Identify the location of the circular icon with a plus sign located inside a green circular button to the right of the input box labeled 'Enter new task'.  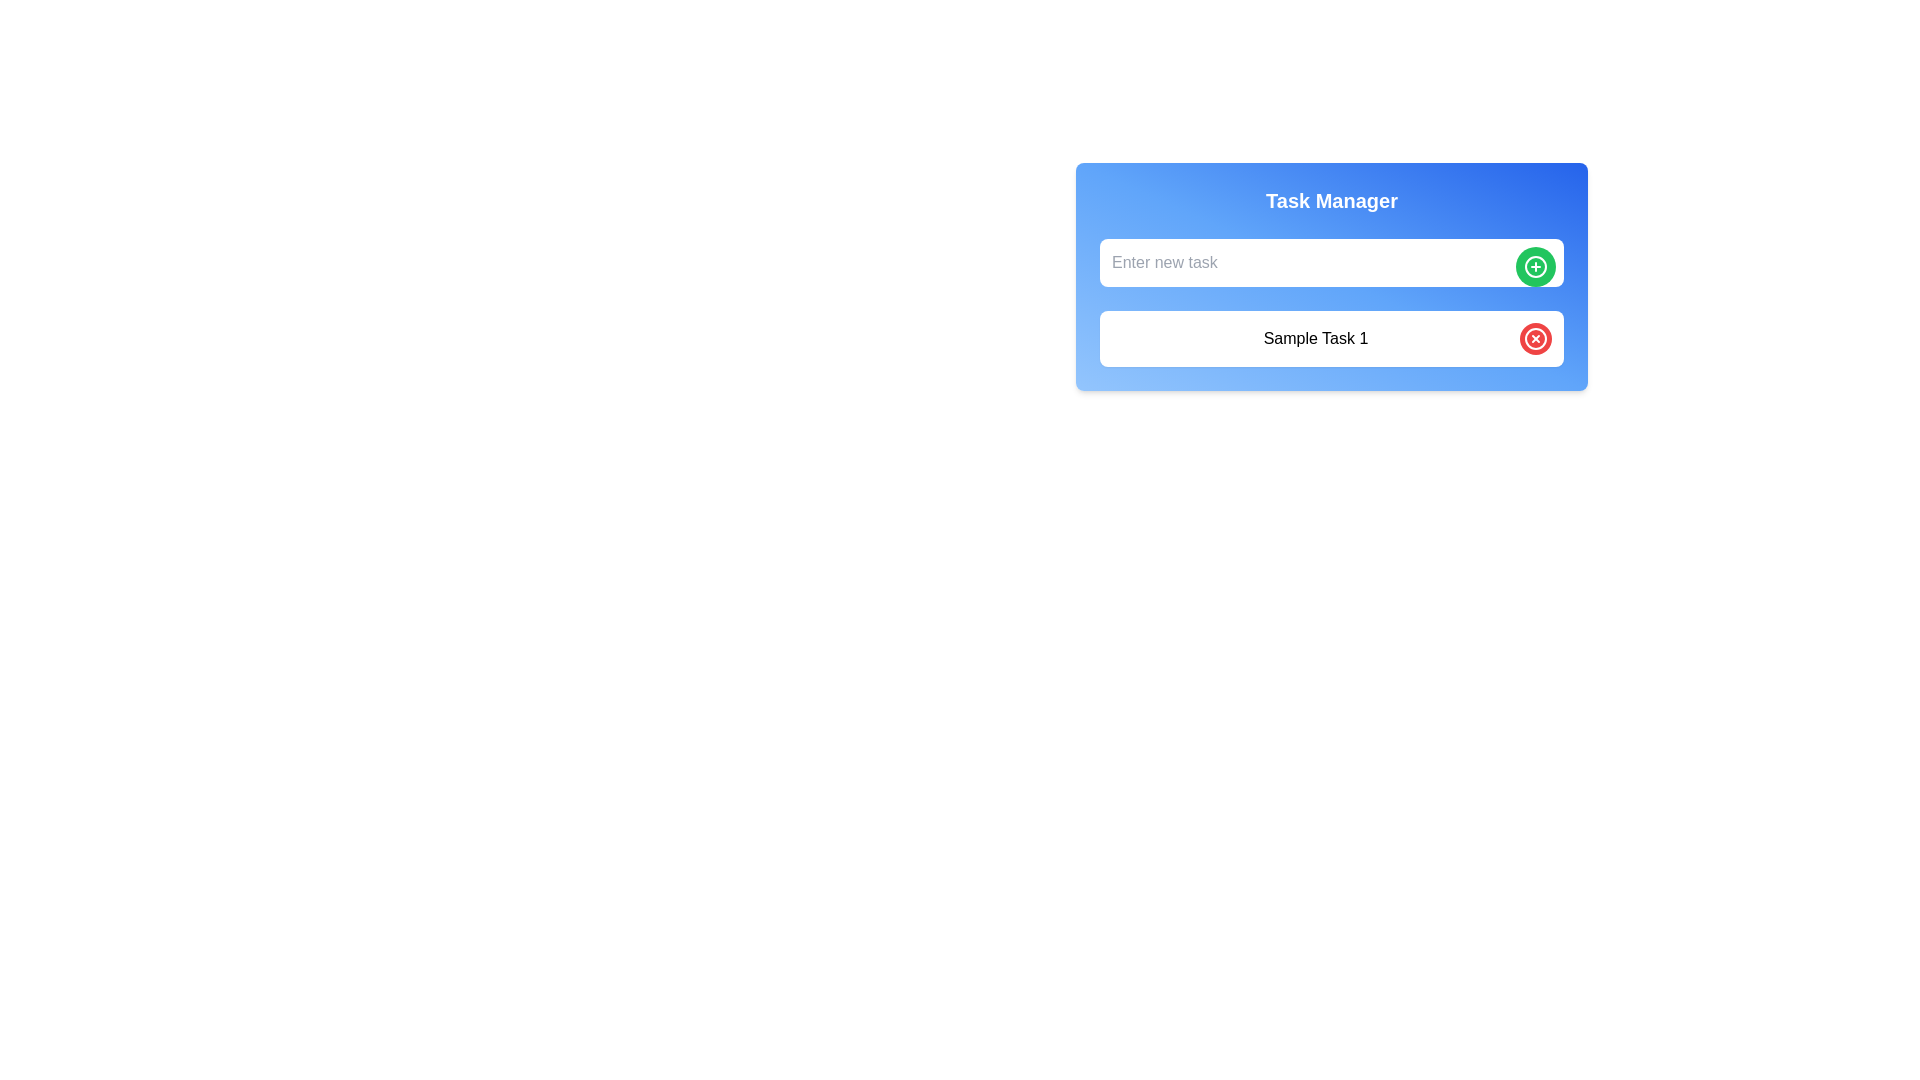
(1535, 265).